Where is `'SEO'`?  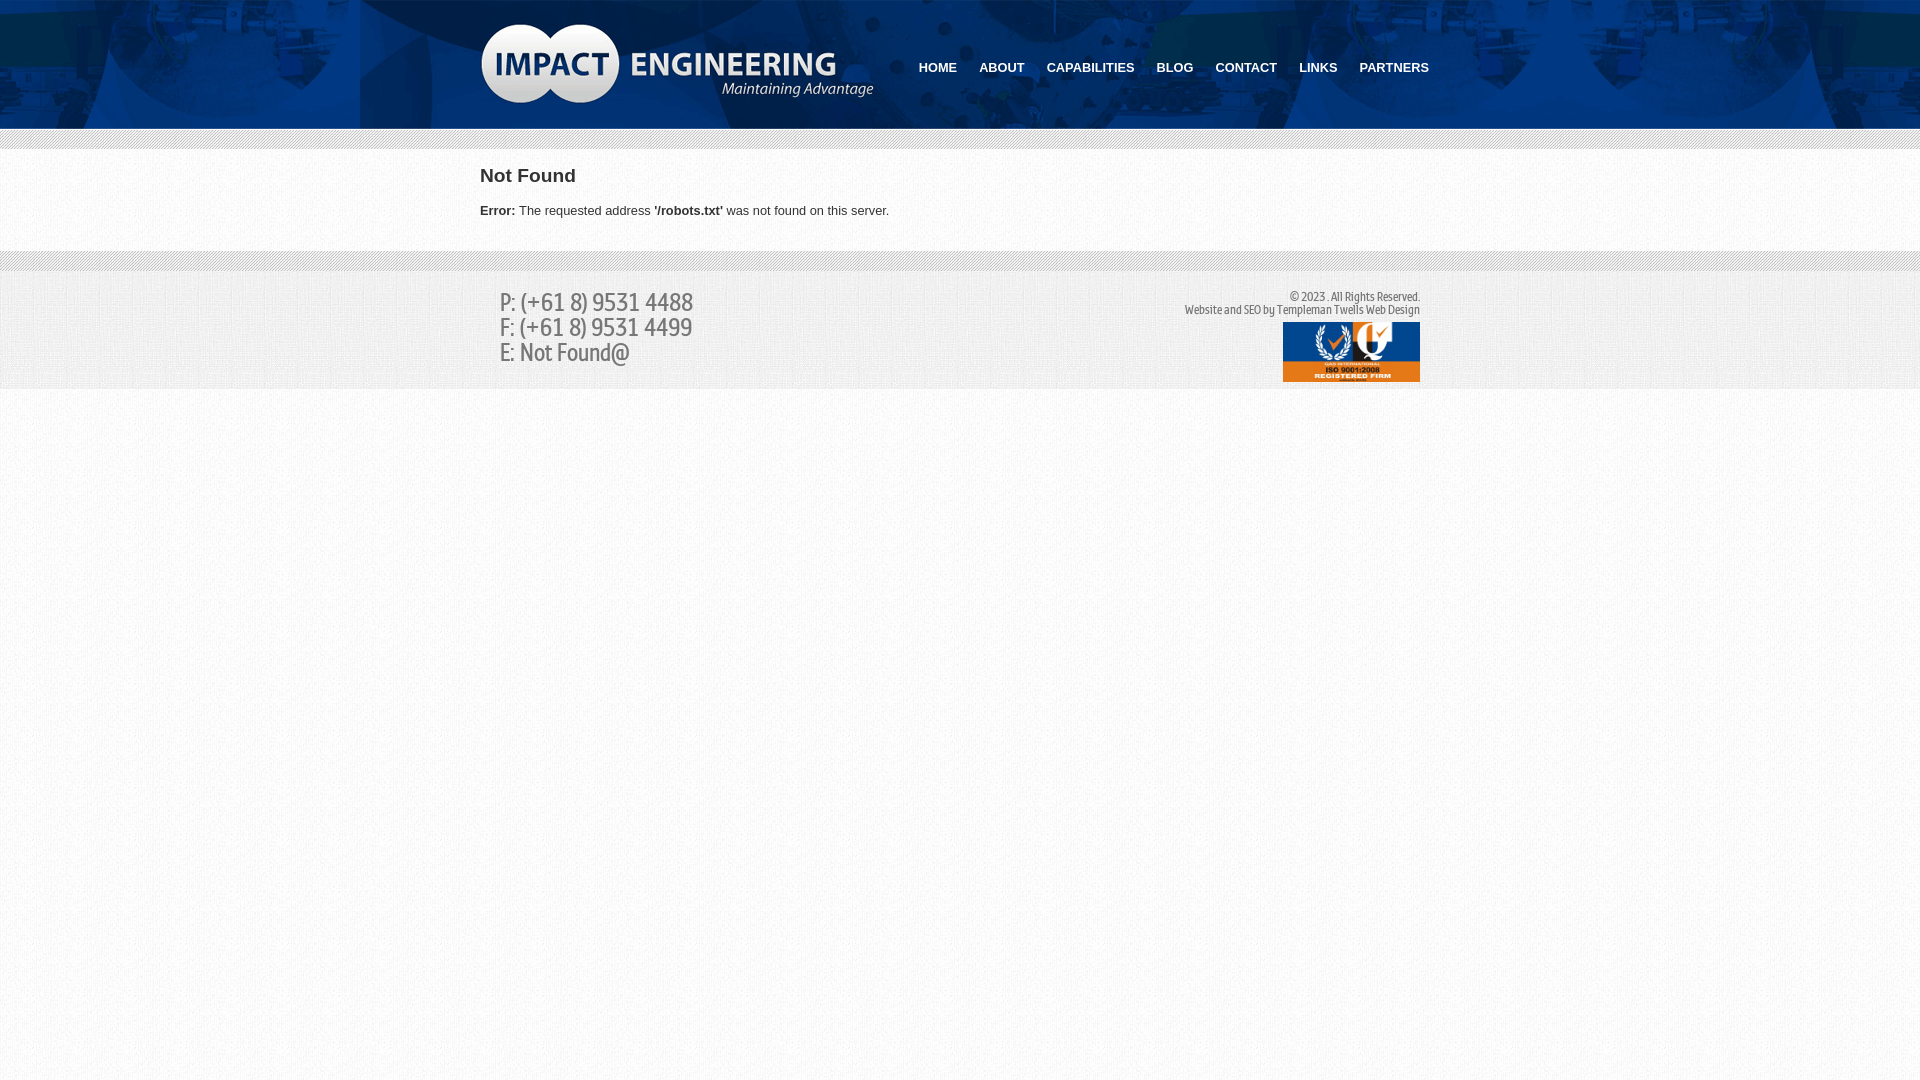 'SEO' is located at coordinates (1242, 310).